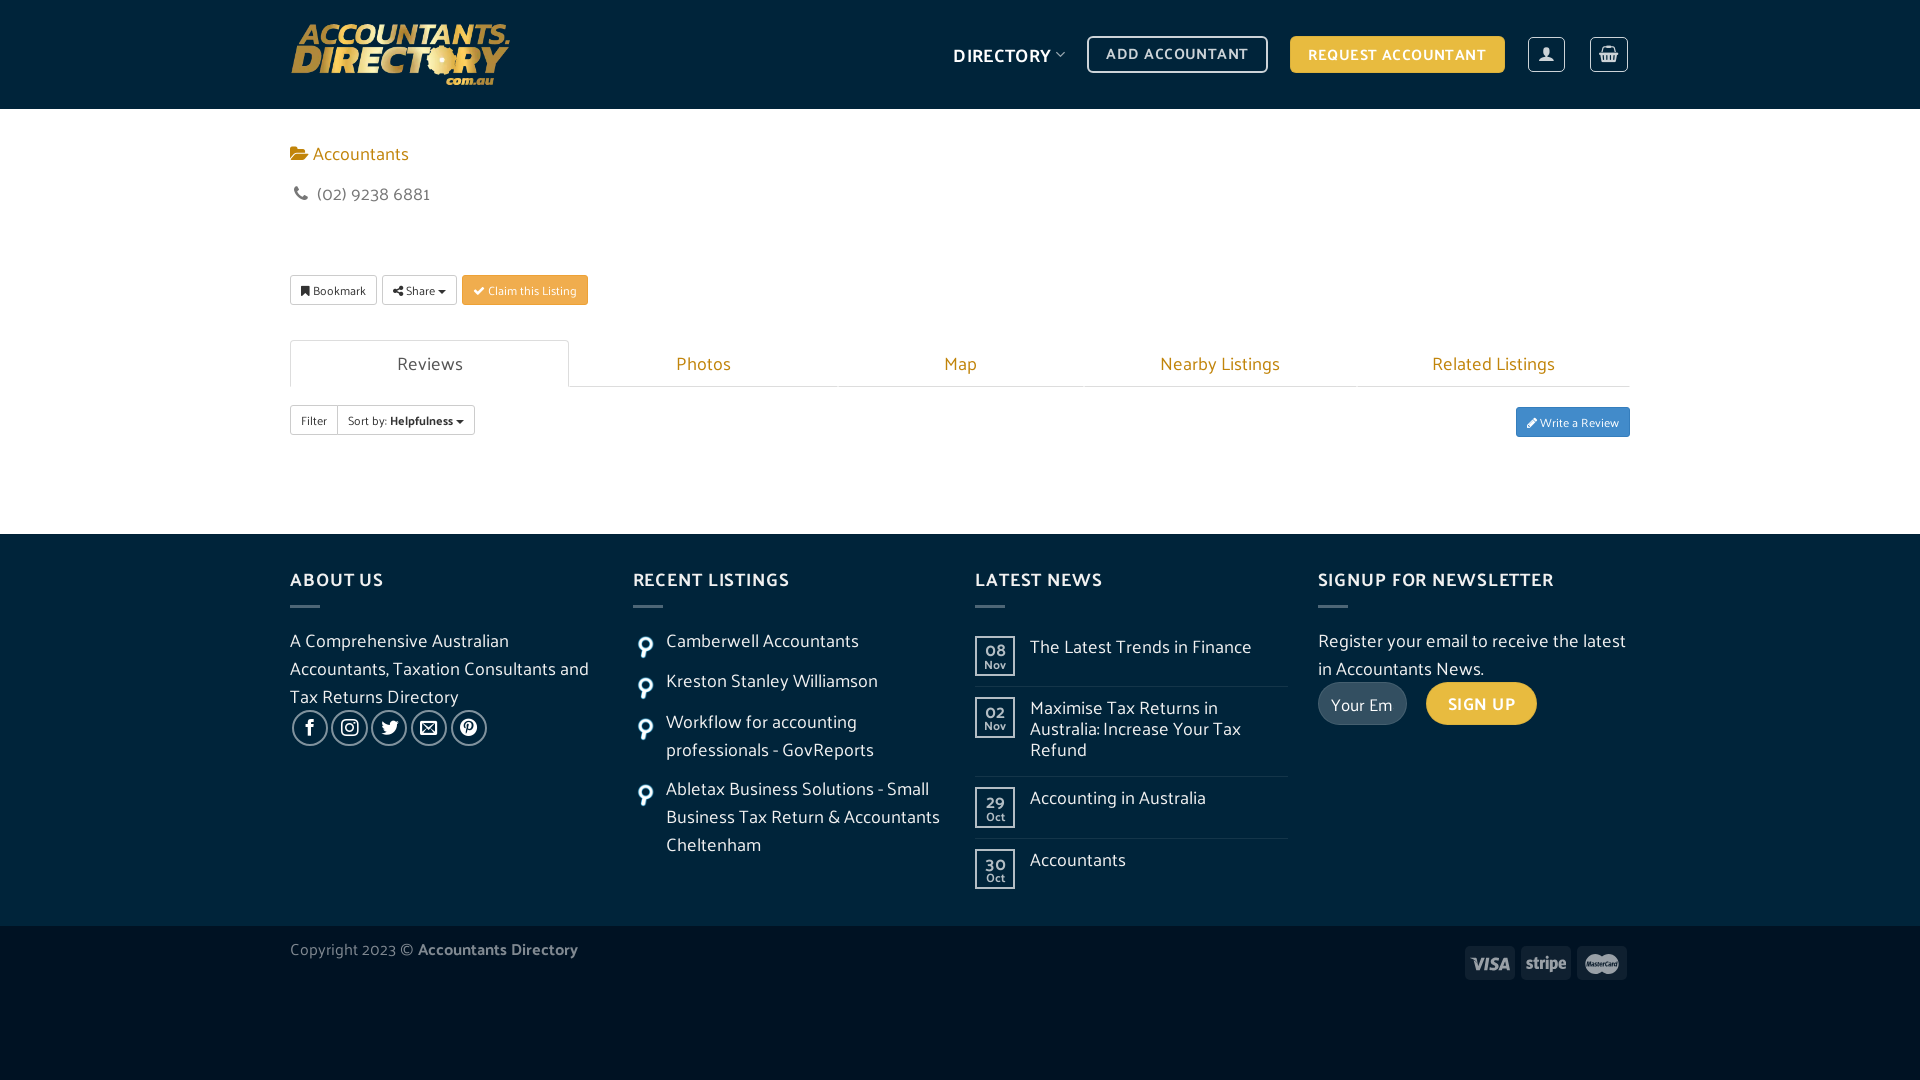  What do you see at coordinates (524, 289) in the screenshot?
I see `'Claim this Listing'` at bounding box center [524, 289].